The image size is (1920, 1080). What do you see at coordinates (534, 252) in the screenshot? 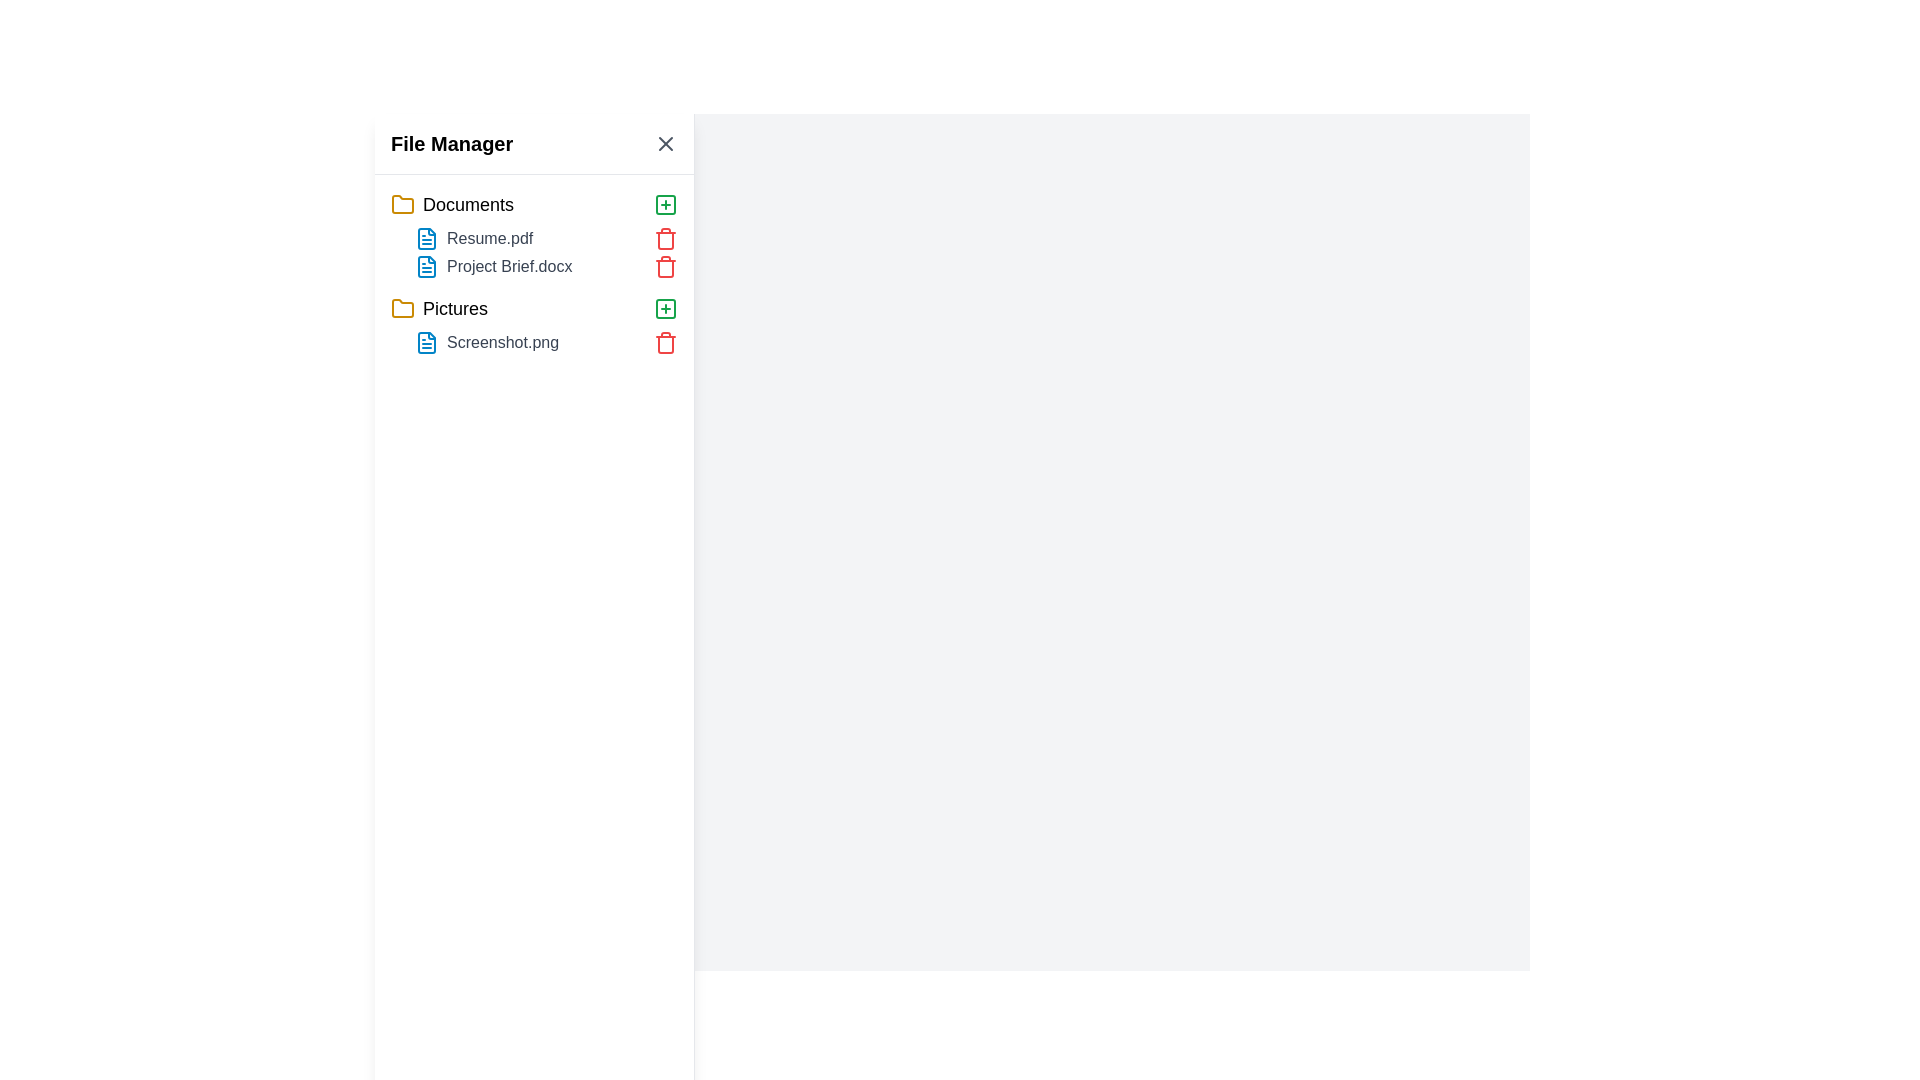
I see `the List of file entries under the 'Documents' section` at bounding box center [534, 252].